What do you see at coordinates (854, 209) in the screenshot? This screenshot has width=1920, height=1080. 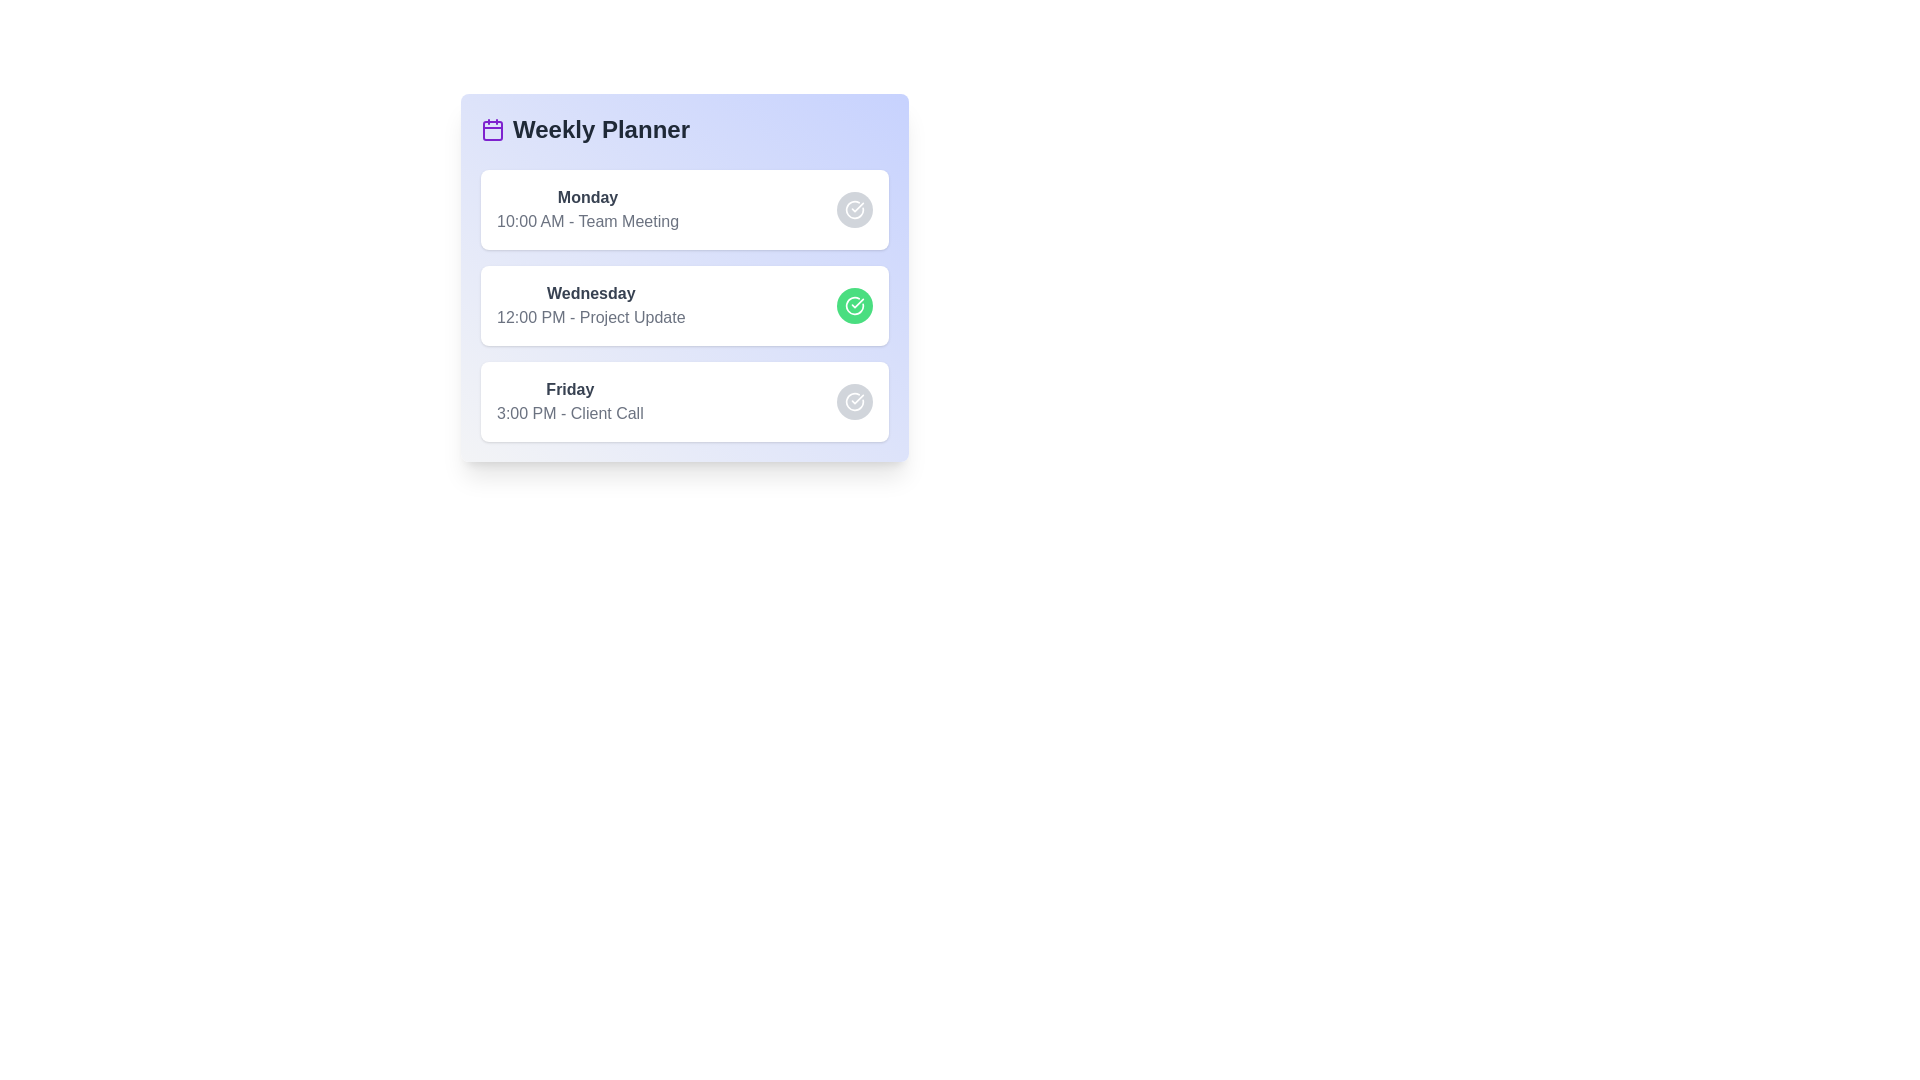 I see `the circular button next to the task corresponding to Monday - Team Meeting` at bounding box center [854, 209].